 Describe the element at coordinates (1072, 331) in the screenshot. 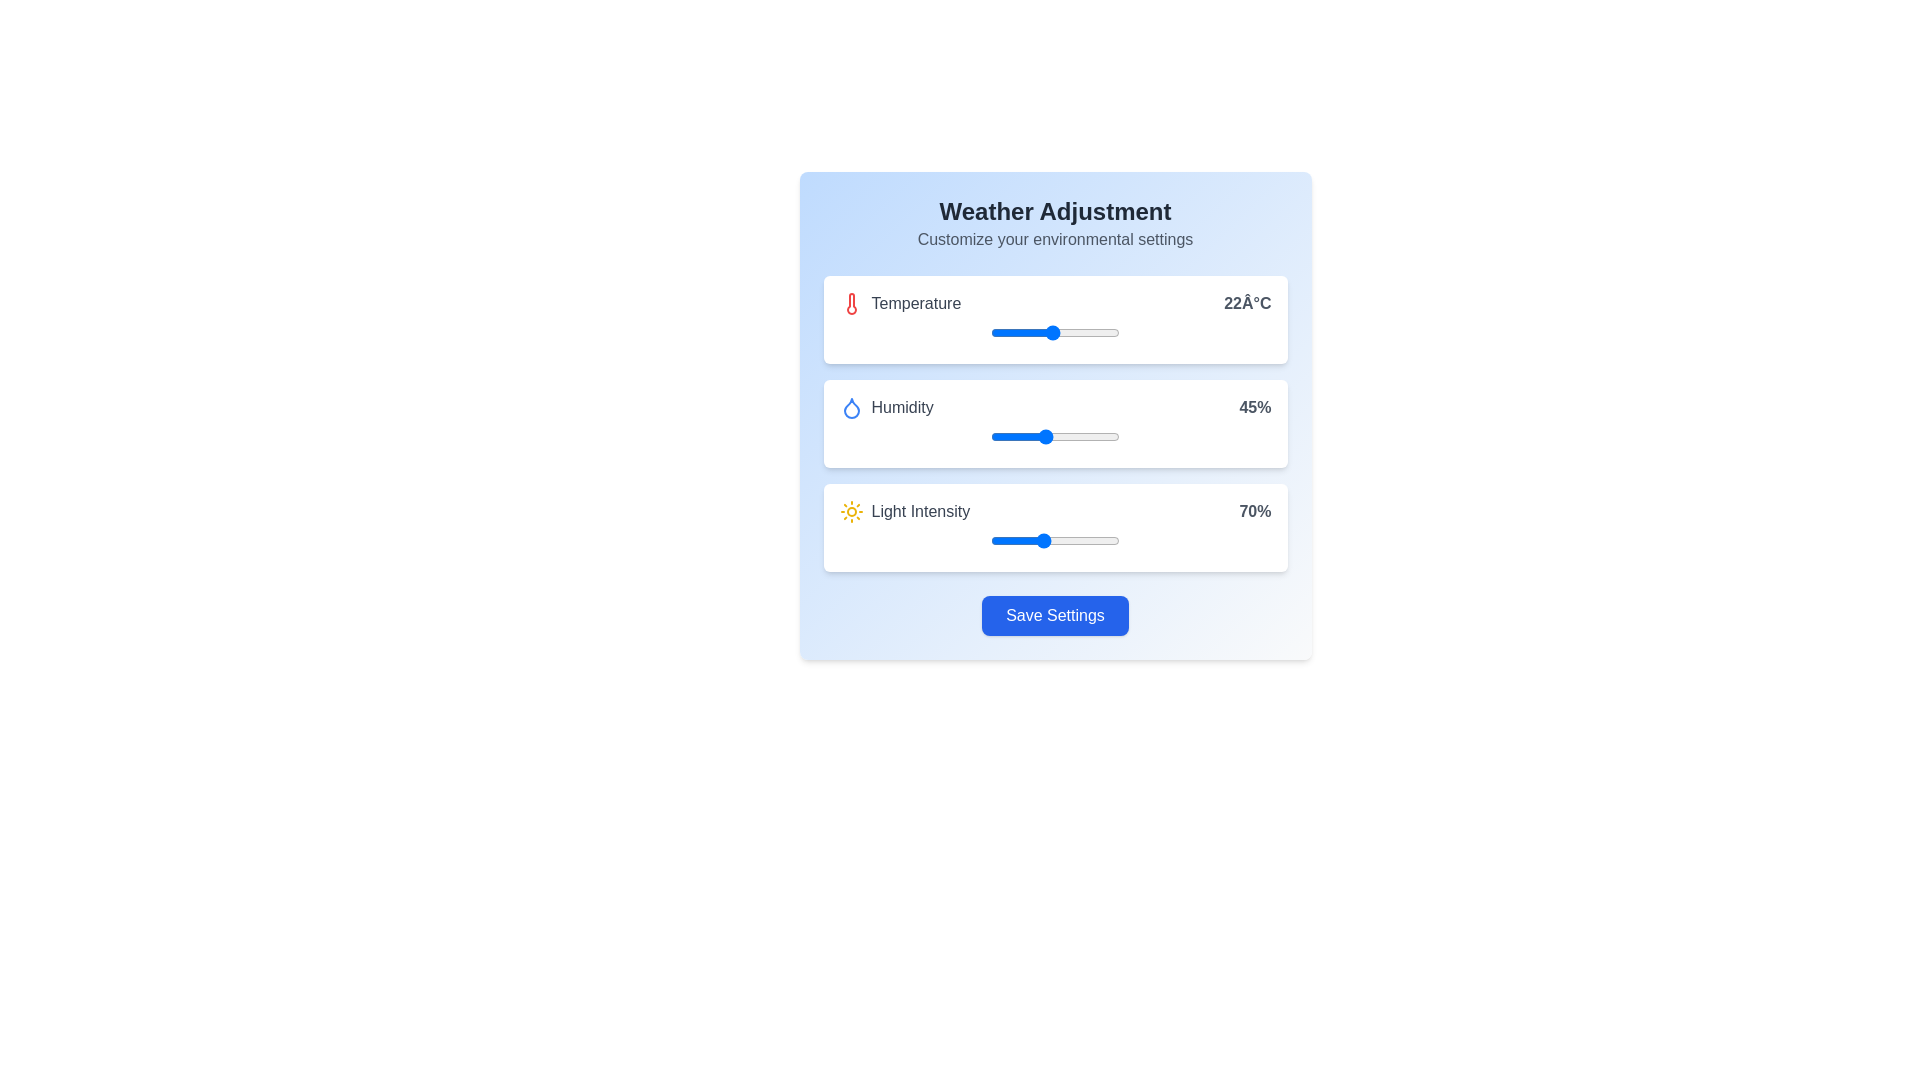

I see `the temperature slider` at that location.